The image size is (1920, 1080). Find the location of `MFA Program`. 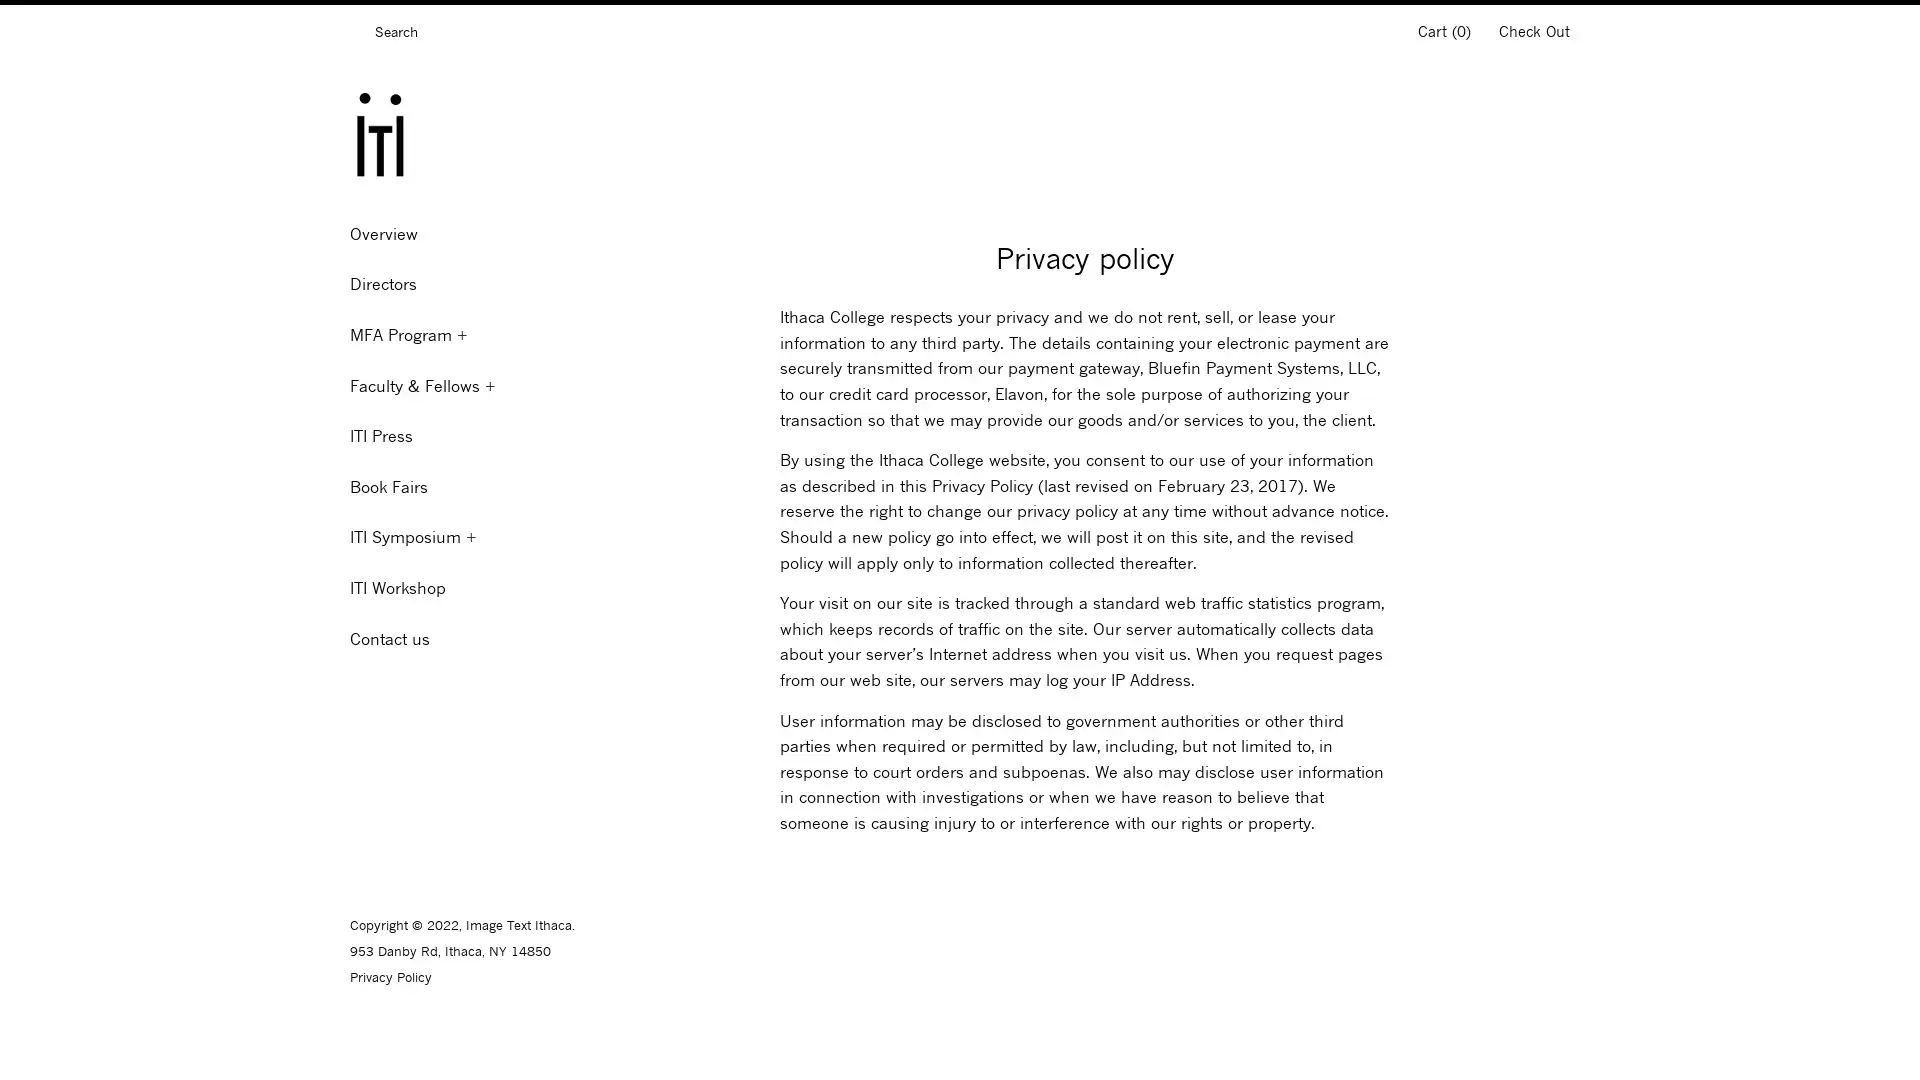

MFA Program is located at coordinates (459, 334).